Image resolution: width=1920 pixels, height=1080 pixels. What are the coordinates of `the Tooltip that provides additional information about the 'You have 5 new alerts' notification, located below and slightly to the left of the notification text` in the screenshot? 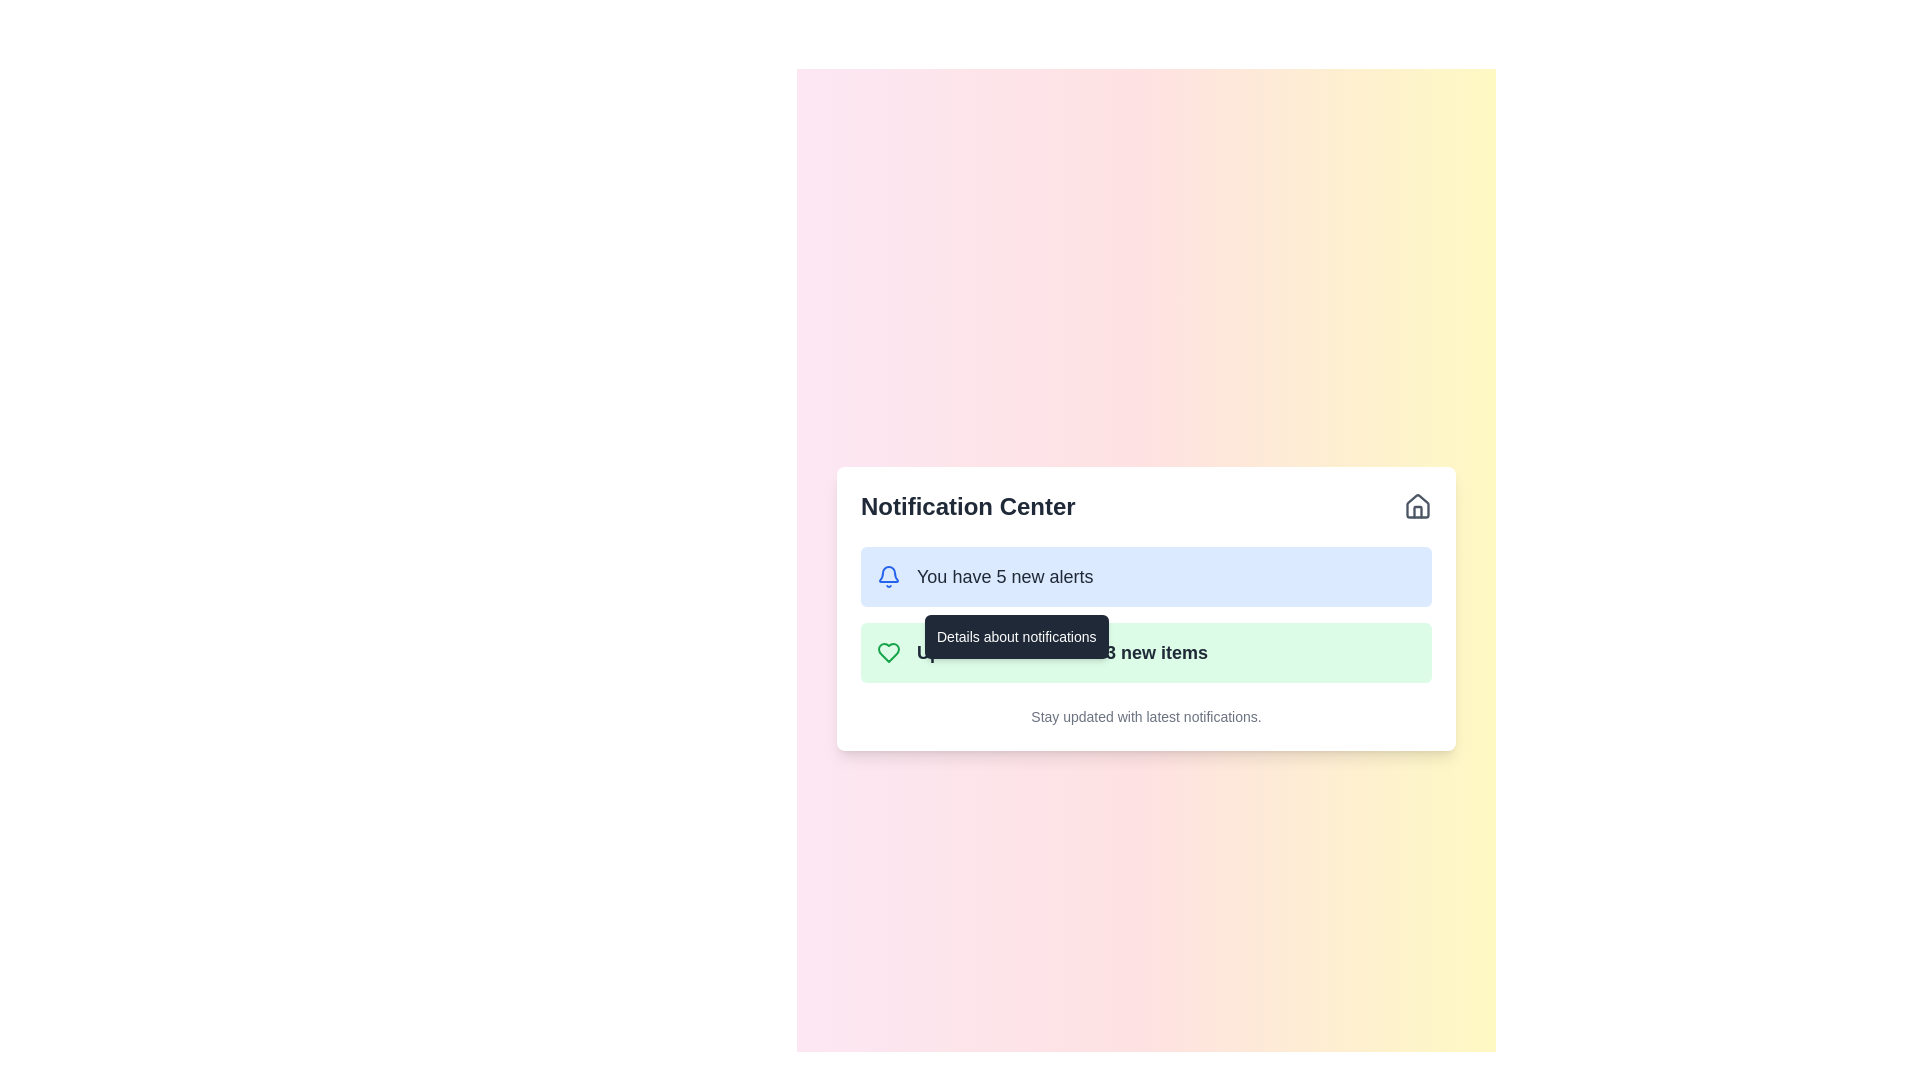 It's located at (1016, 636).